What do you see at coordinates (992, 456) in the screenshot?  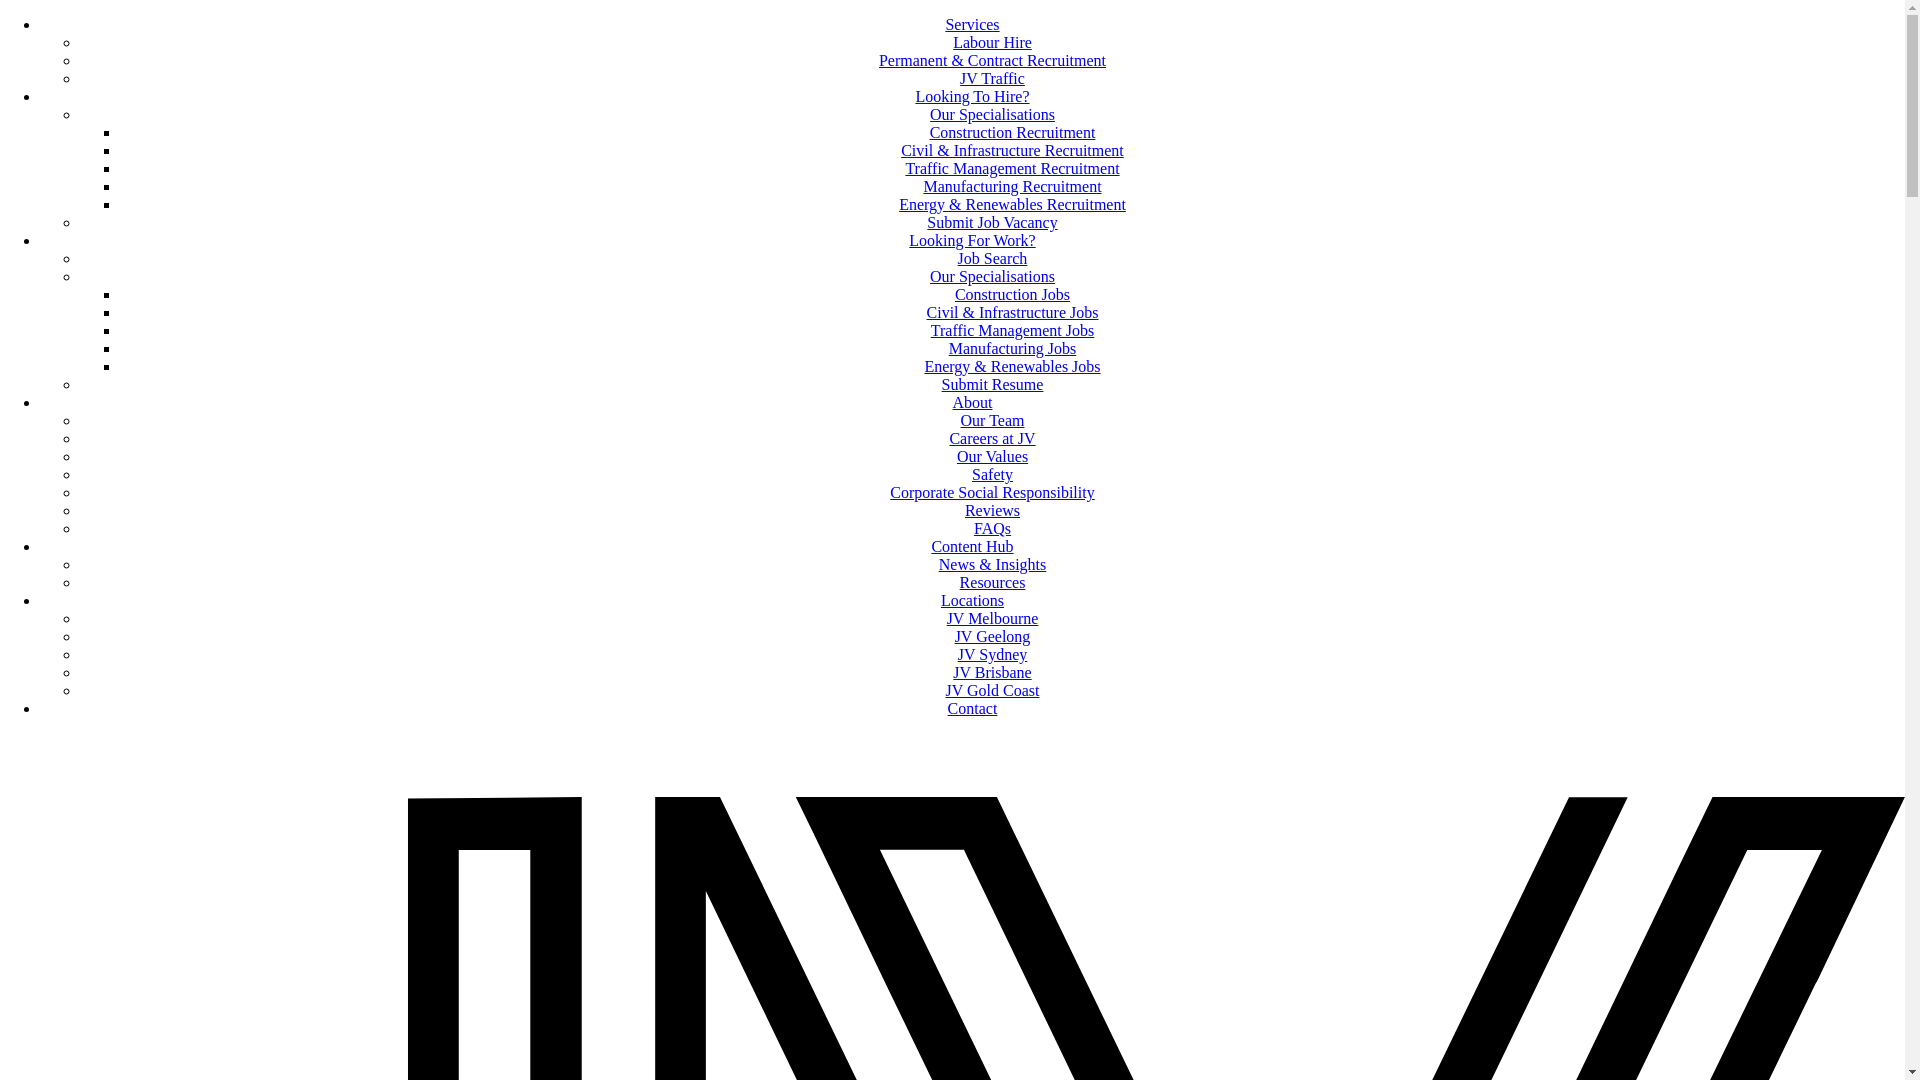 I see `'Our Values'` at bounding box center [992, 456].